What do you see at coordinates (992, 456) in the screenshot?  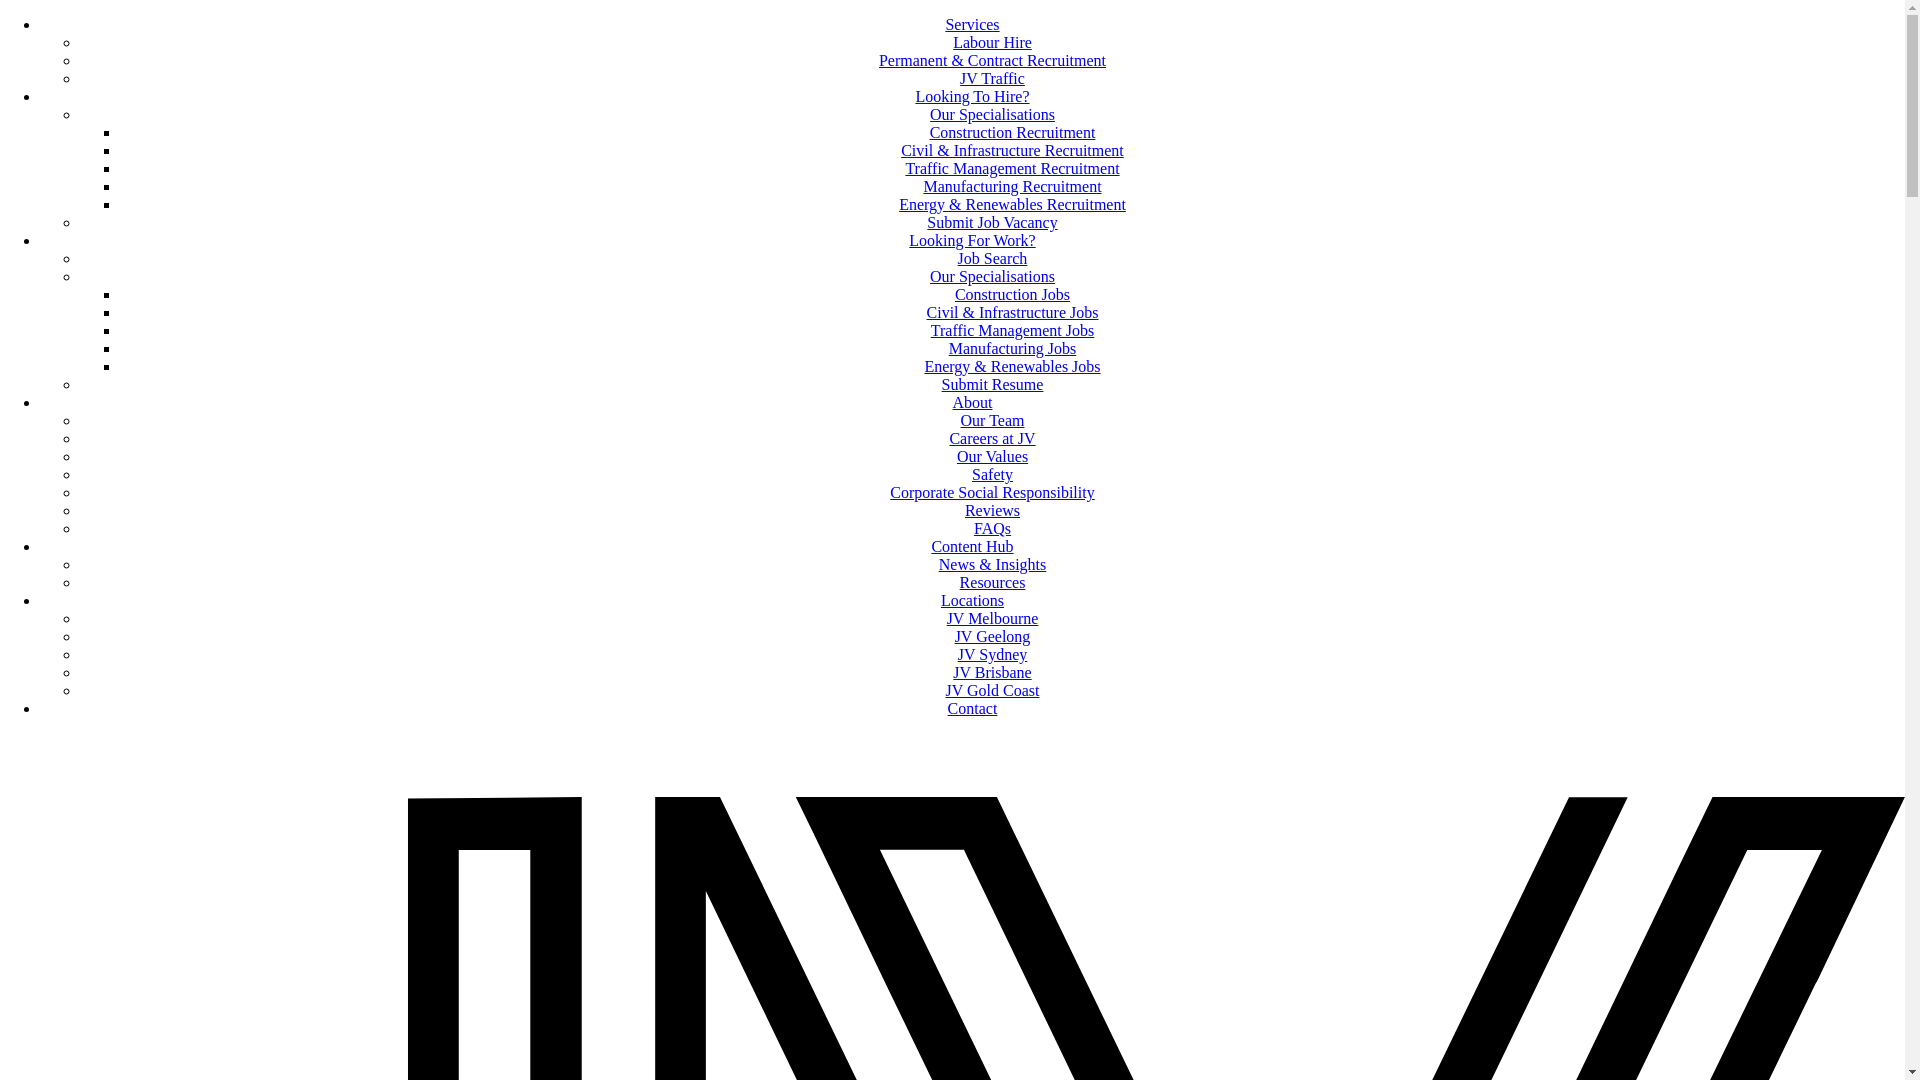 I see `'Our Values'` at bounding box center [992, 456].